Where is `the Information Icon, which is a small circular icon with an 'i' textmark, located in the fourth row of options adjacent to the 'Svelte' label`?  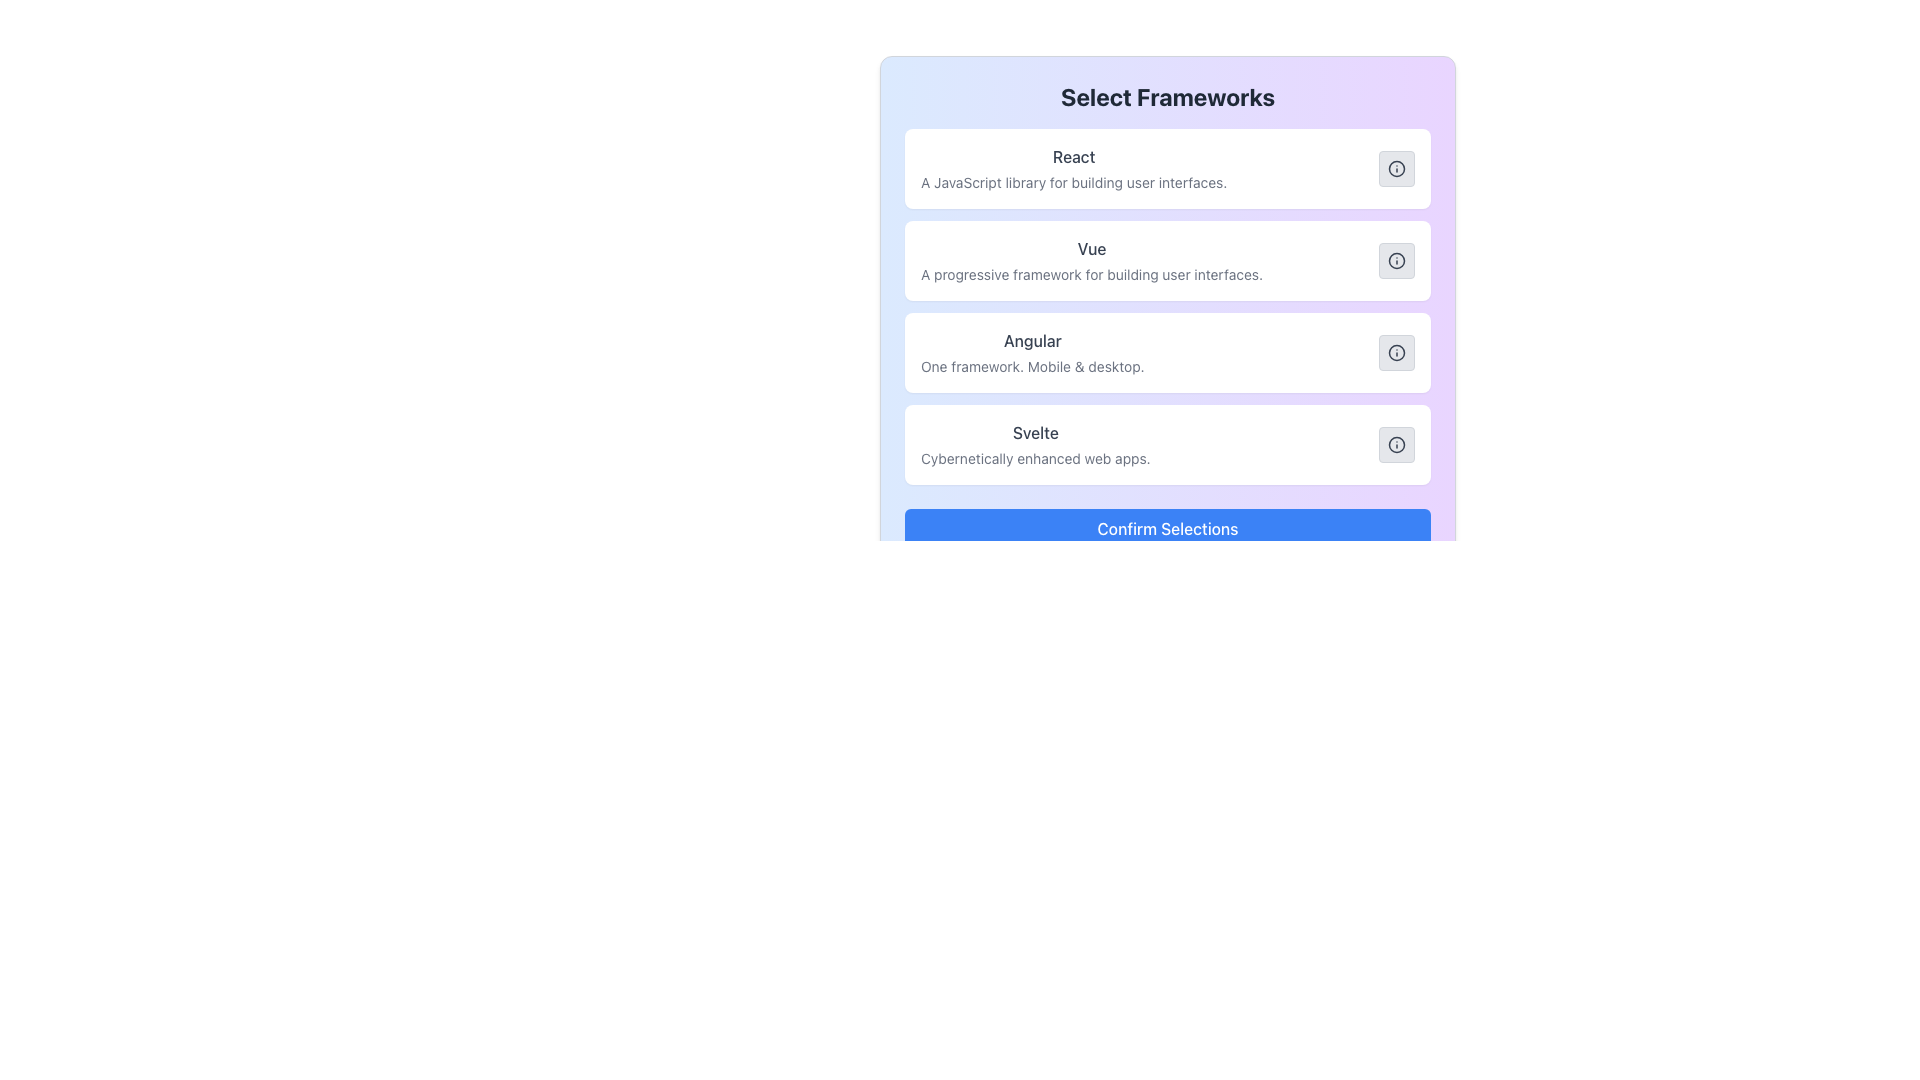
the Information Icon, which is a small circular icon with an 'i' textmark, located in the fourth row of options adjacent to the 'Svelte' label is located at coordinates (1395, 443).